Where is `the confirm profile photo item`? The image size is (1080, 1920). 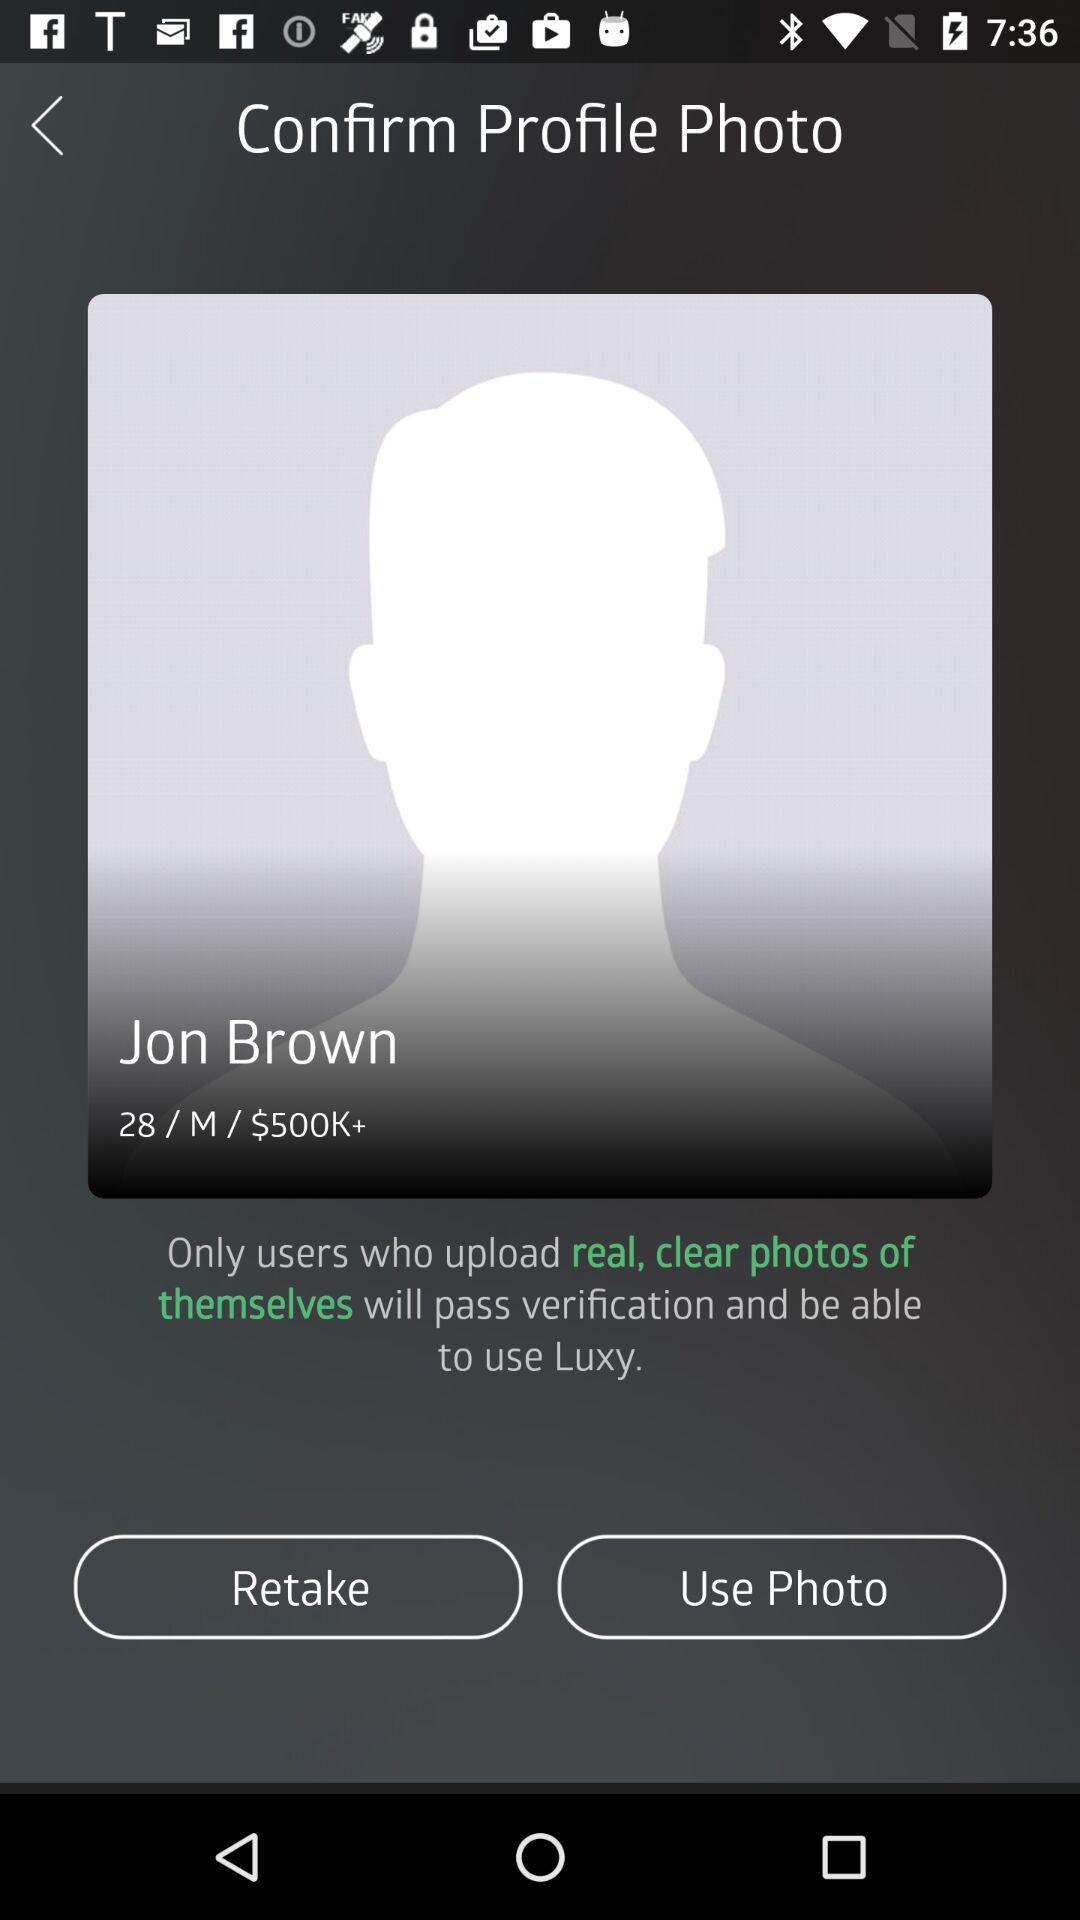 the confirm profile photo item is located at coordinates (538, 124).